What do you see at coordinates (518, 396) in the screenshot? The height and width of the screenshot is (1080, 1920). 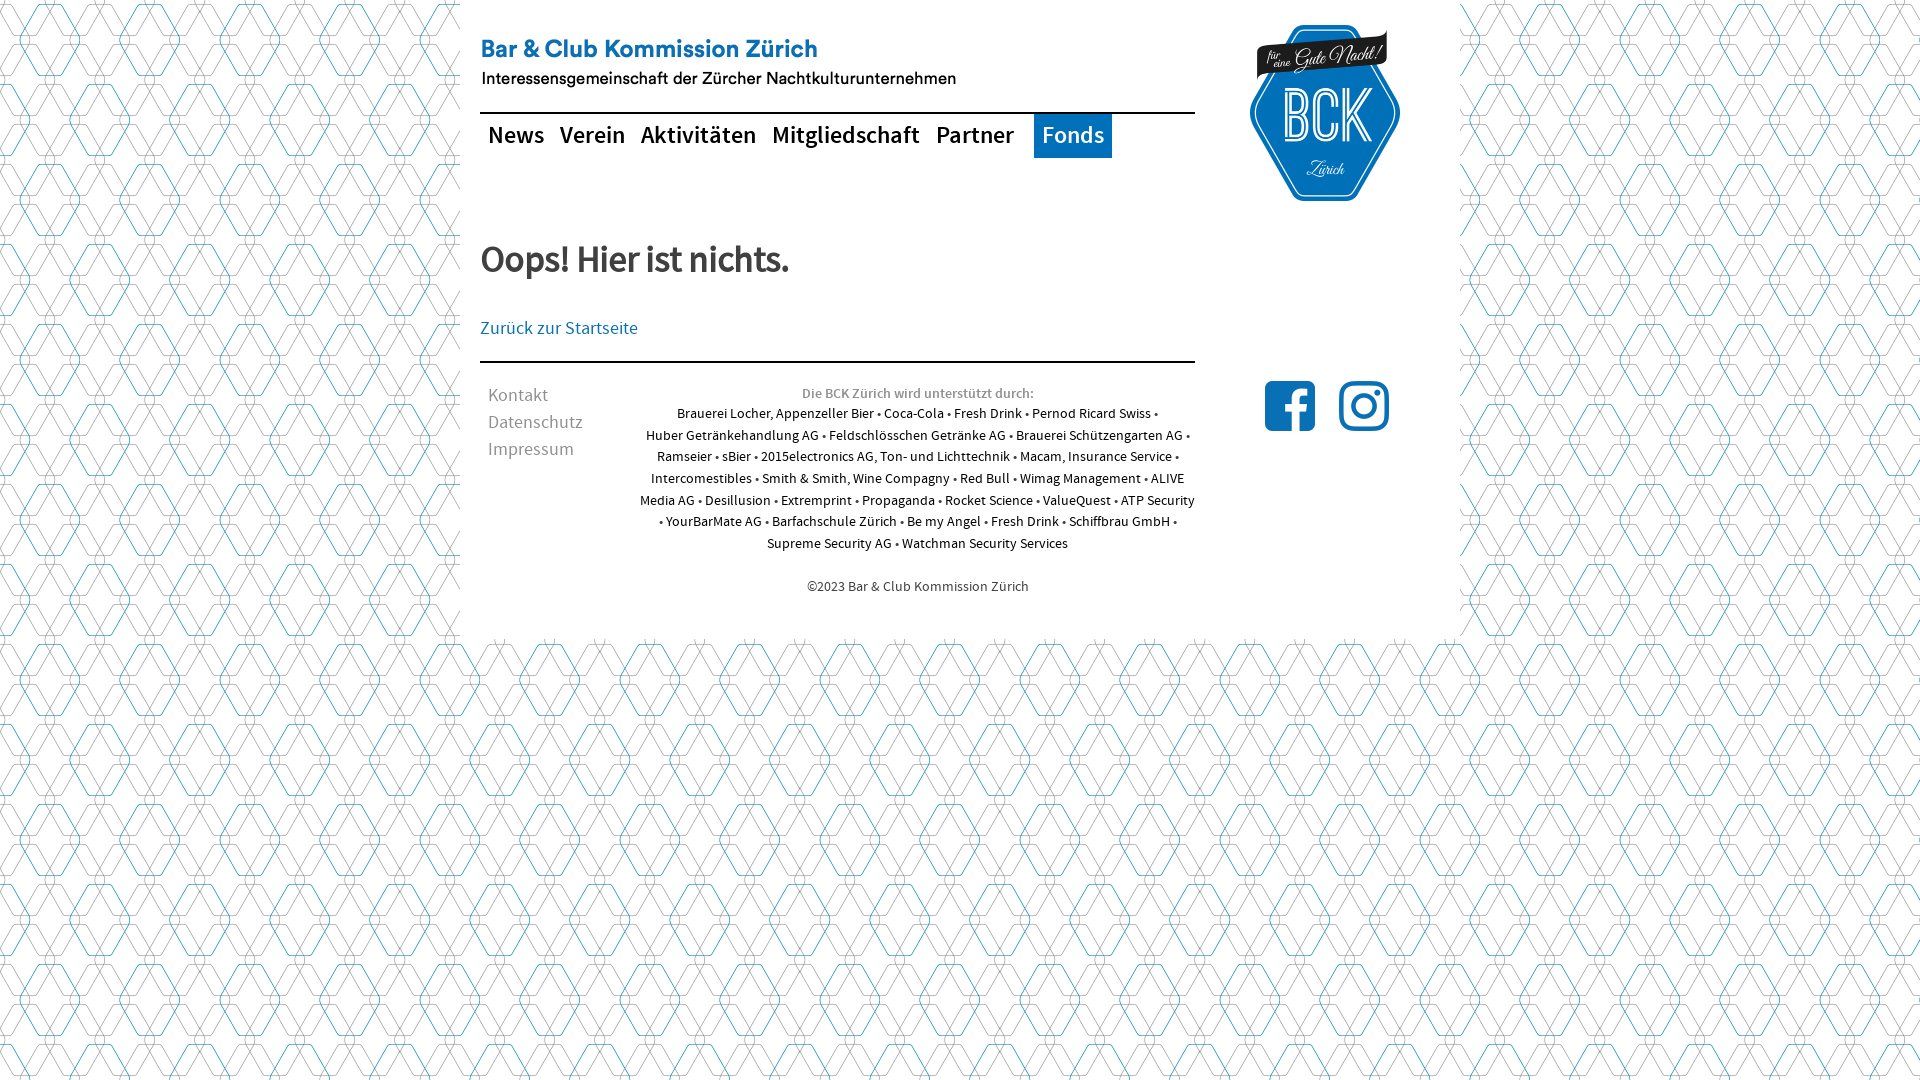 I see `'Kontakt'` at bounding box center [518, 396].